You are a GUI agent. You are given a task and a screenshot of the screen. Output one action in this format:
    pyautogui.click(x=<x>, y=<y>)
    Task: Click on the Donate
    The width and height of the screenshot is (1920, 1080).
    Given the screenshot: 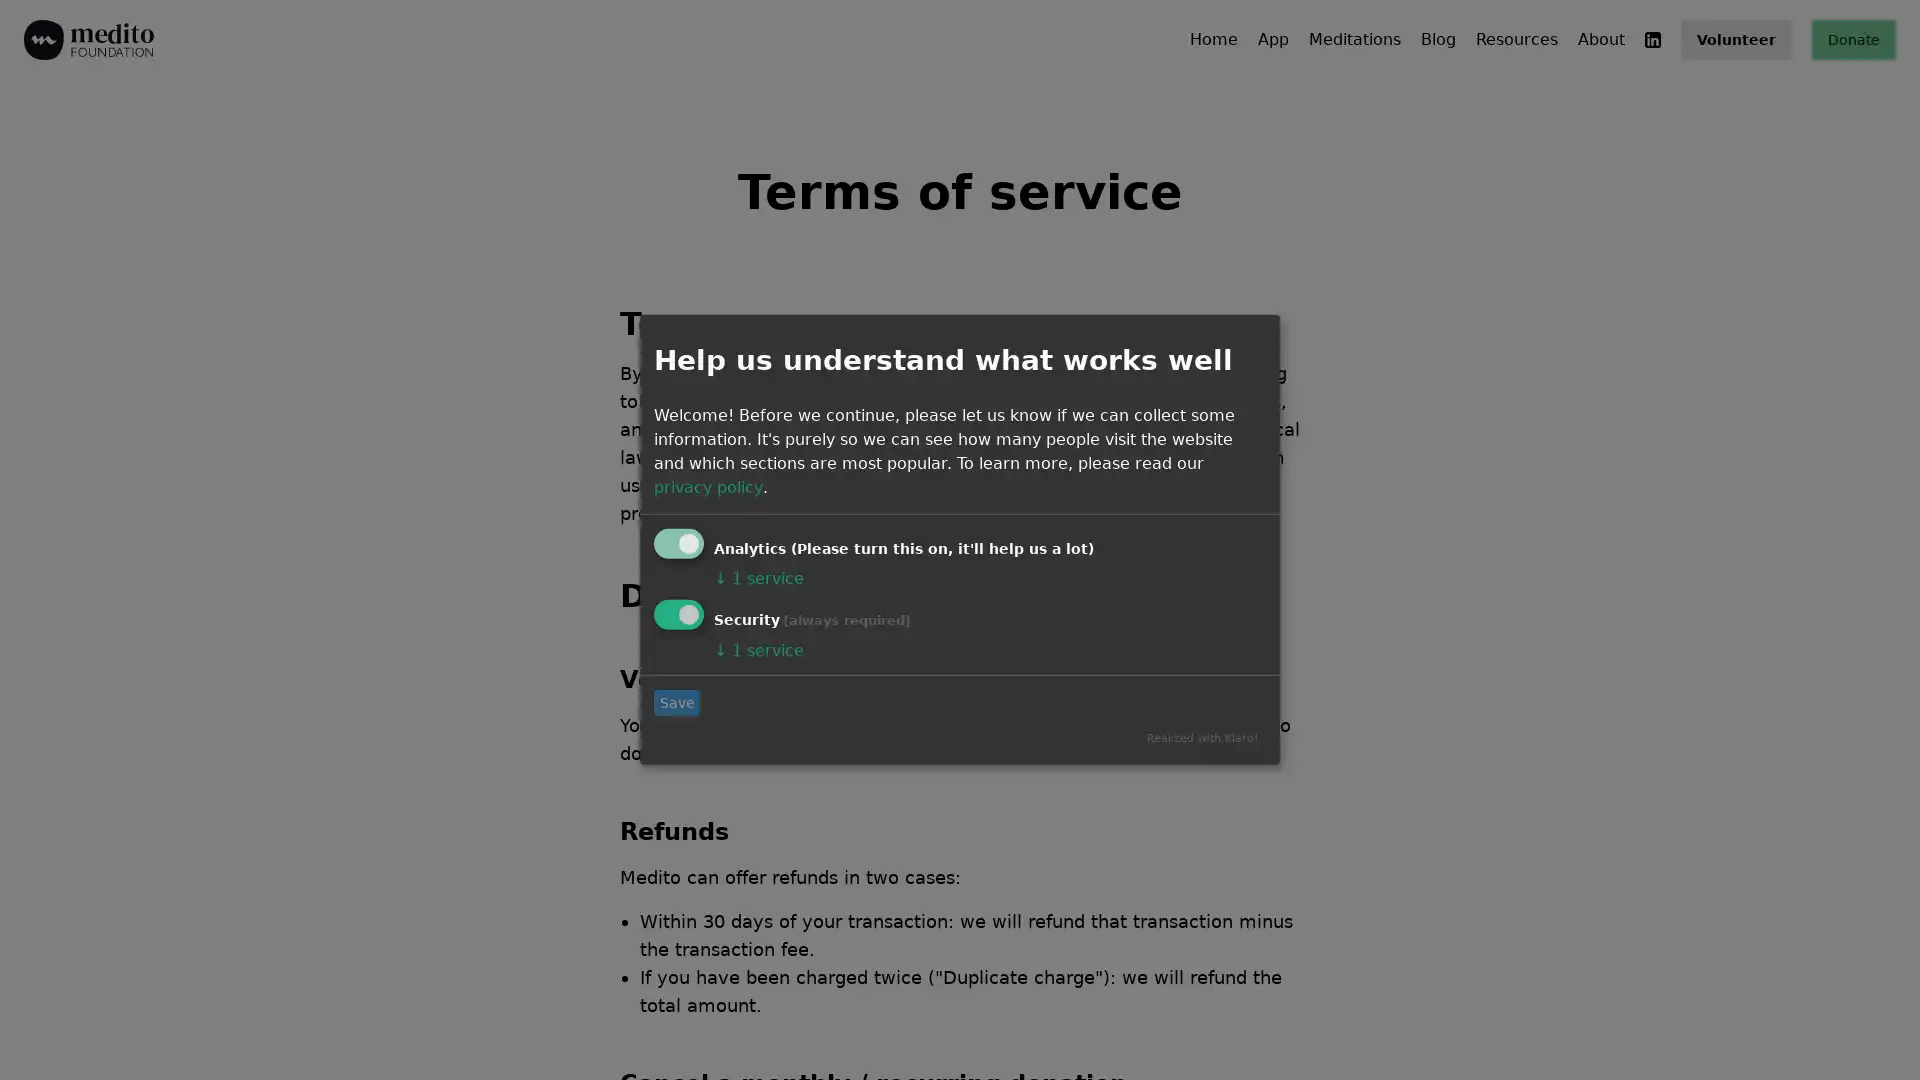 What is the action you would take?
    pyautogui.click(x=1852, y=39)
    